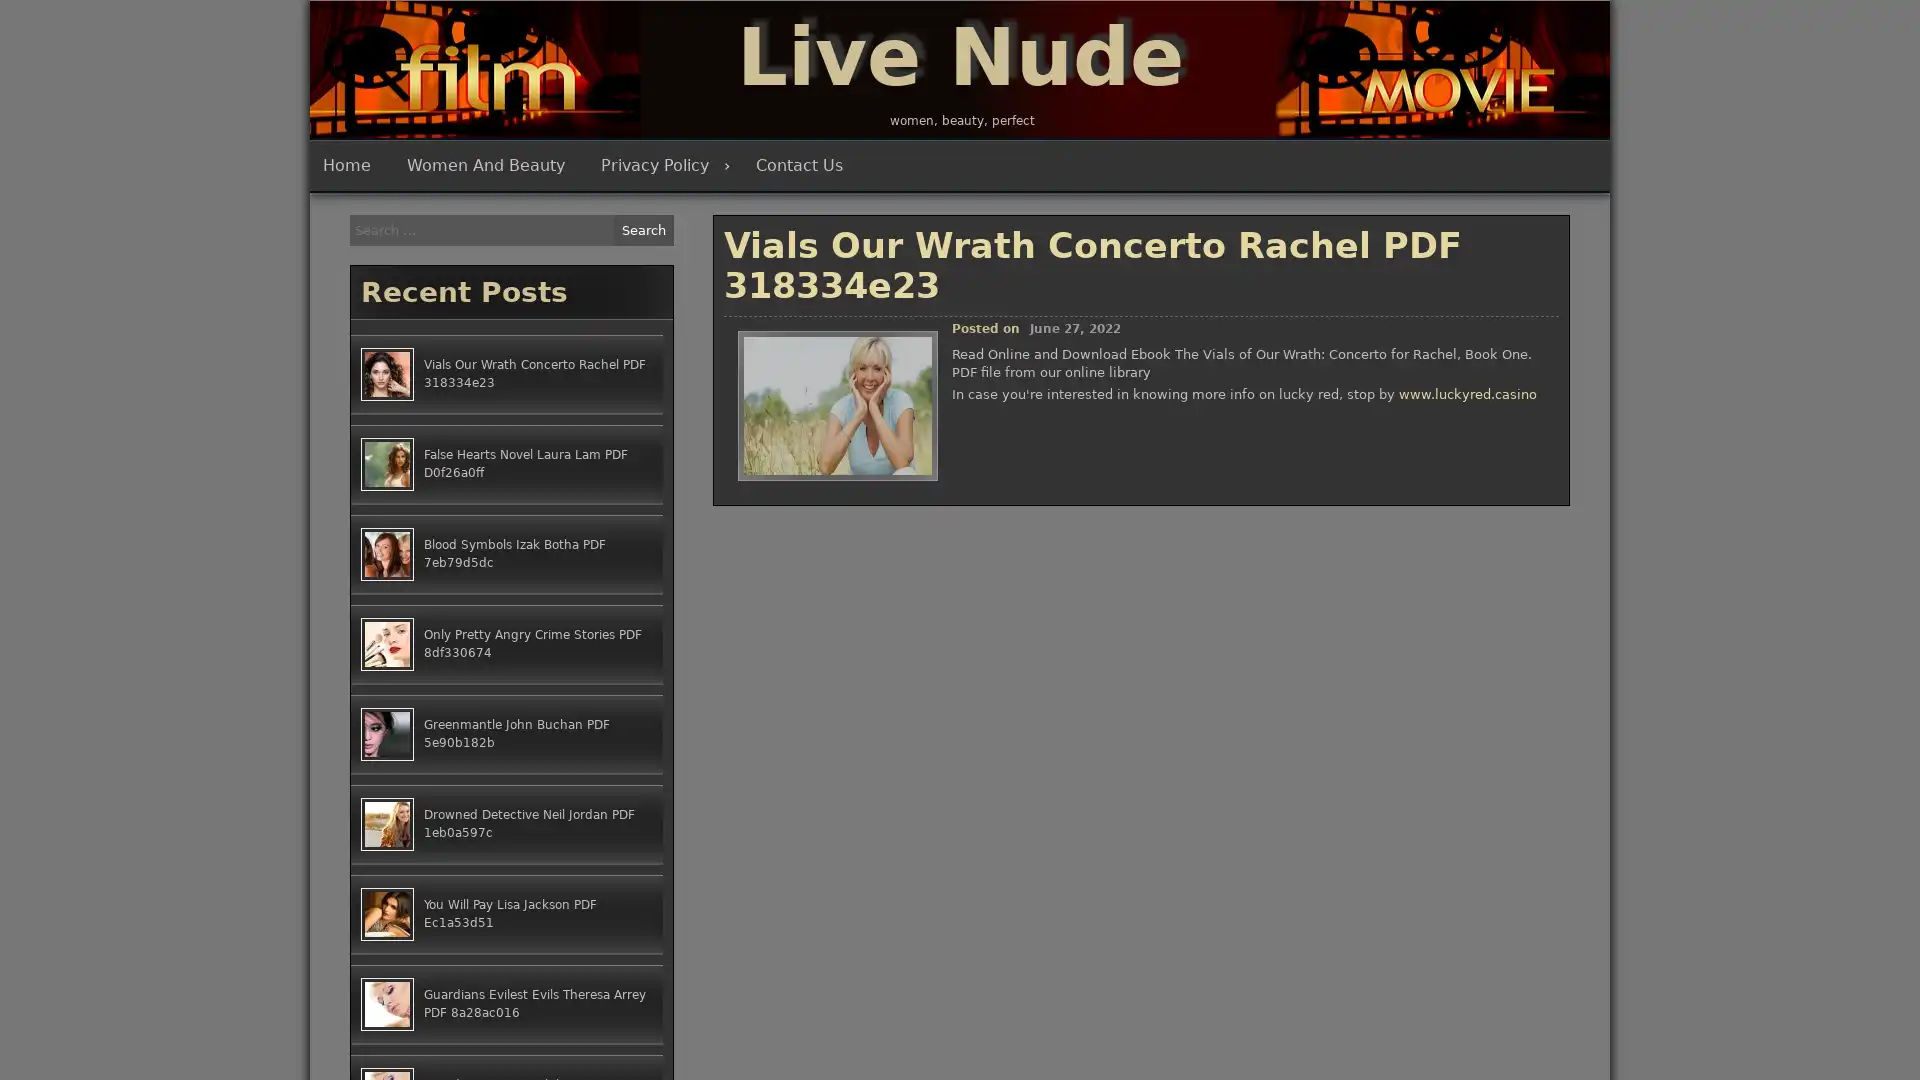 Image resolution: width=1920 pixels, height=1080 pixels. Describe the element at coordinates (643, 229) in the screenshot. I see `Search` at that location.